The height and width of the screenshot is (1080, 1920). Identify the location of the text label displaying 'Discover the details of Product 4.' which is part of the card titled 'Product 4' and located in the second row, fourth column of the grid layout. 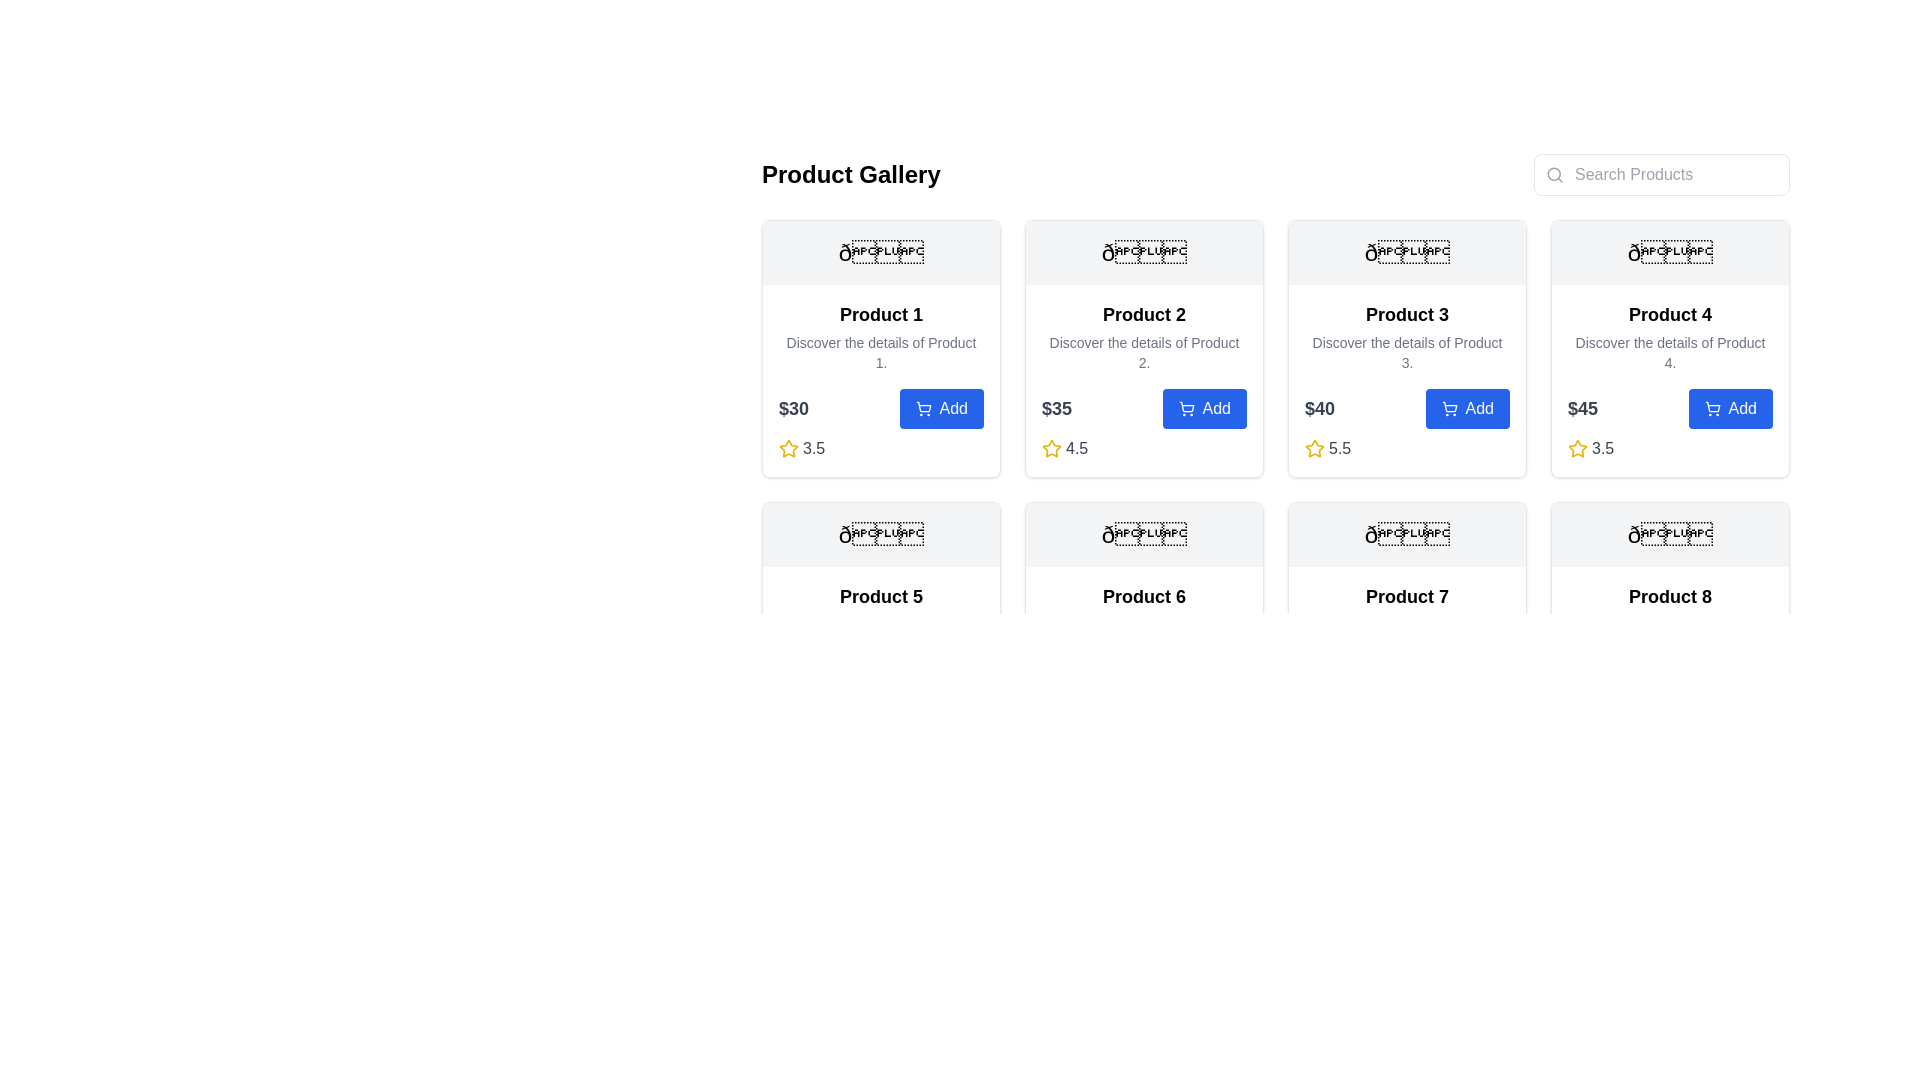
(1670, 352).